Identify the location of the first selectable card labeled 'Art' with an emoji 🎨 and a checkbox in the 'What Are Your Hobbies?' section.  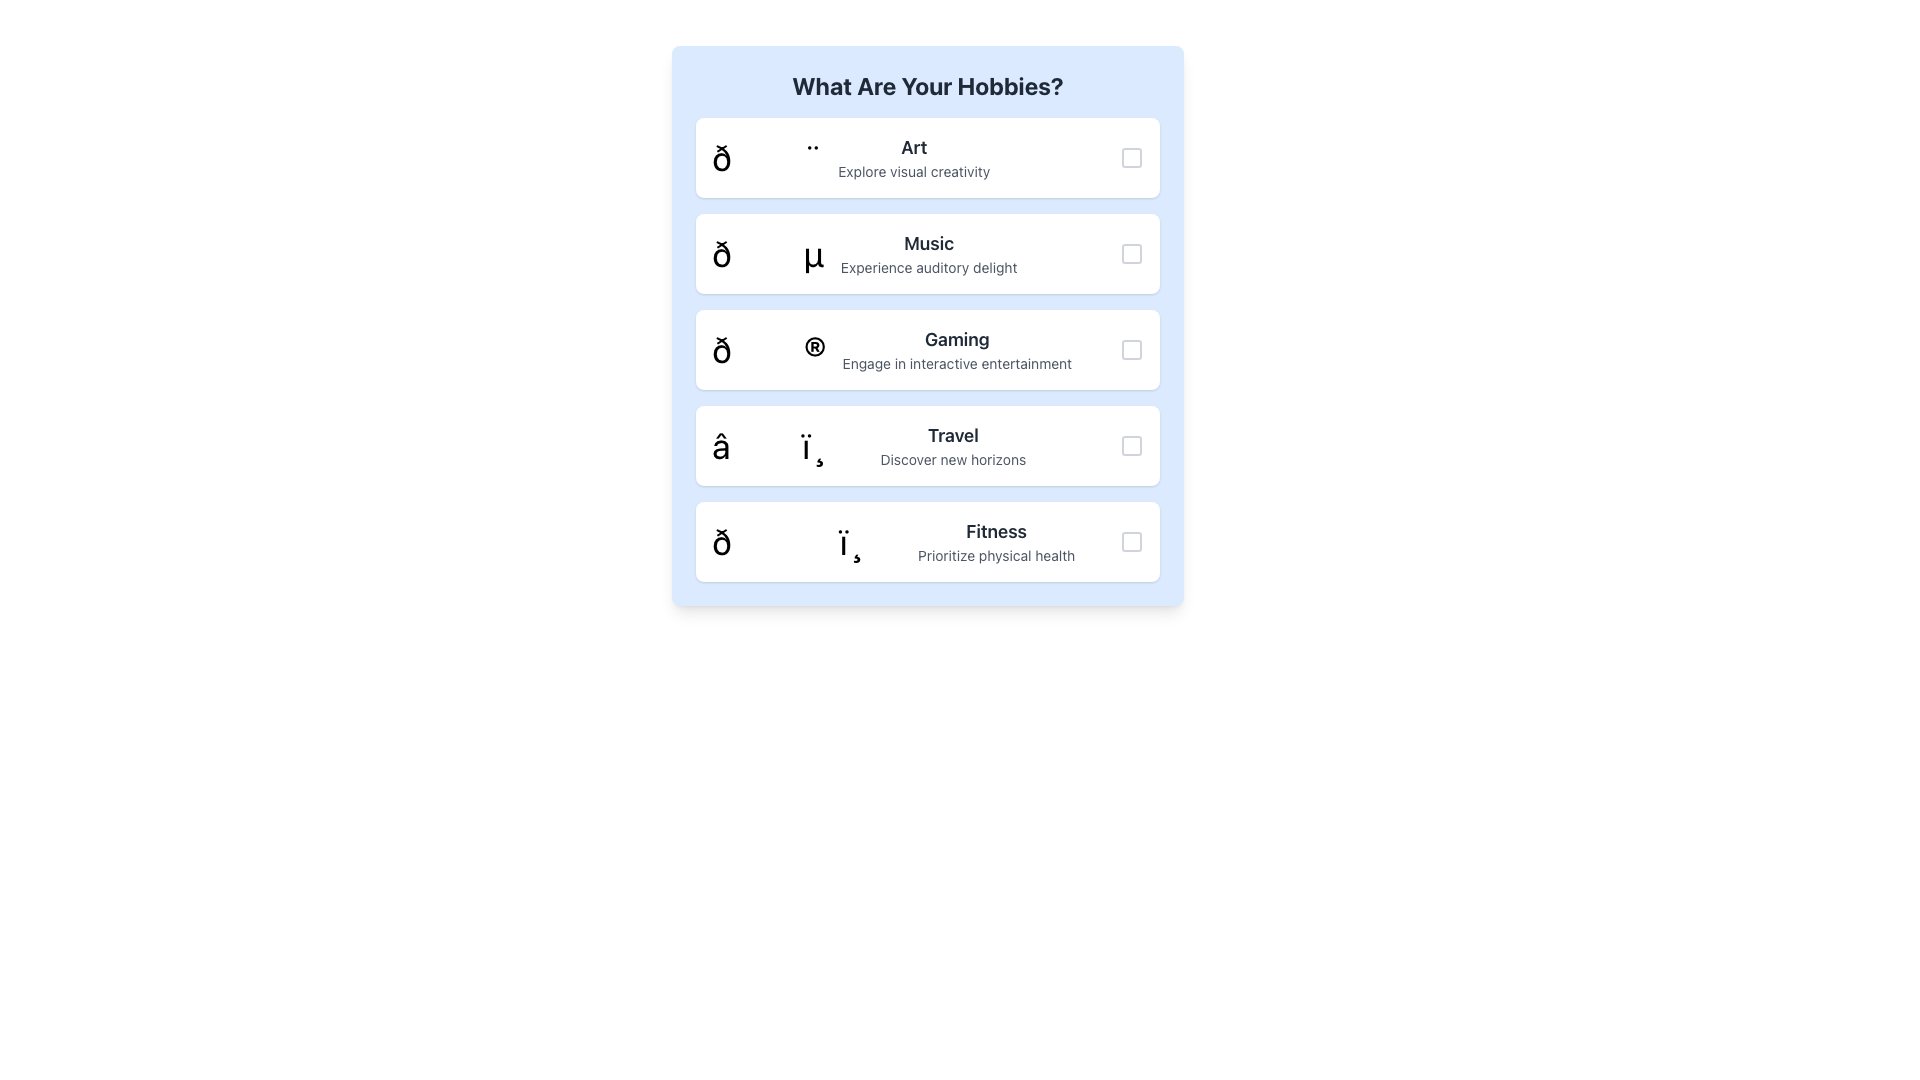
(926, 157).